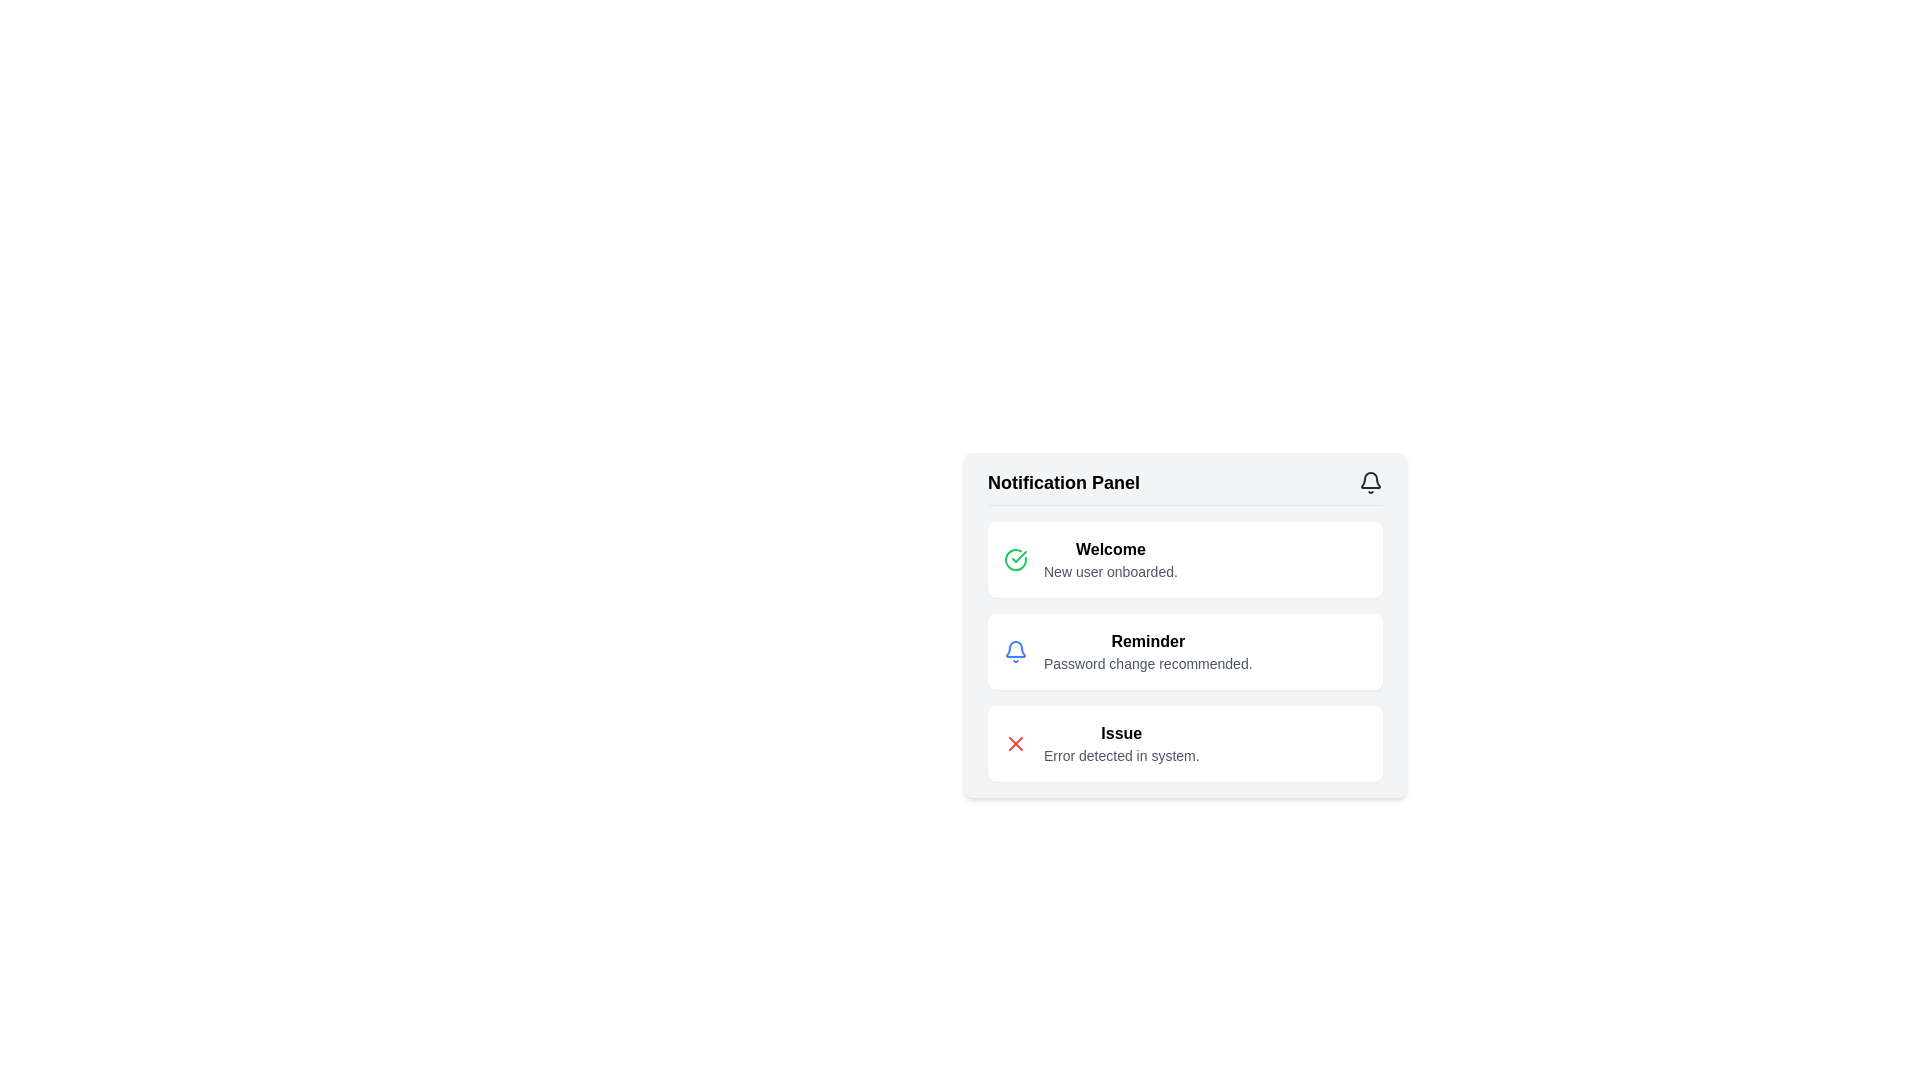 The image size is (1920, 1080). What do you see at coordinates (1016, 559) in the screenshot?
I see `the success icon in the first notification panel, which is located next to the 'Welcome' header and indicates a new user onboarding` at bounding box center [1016, 559].